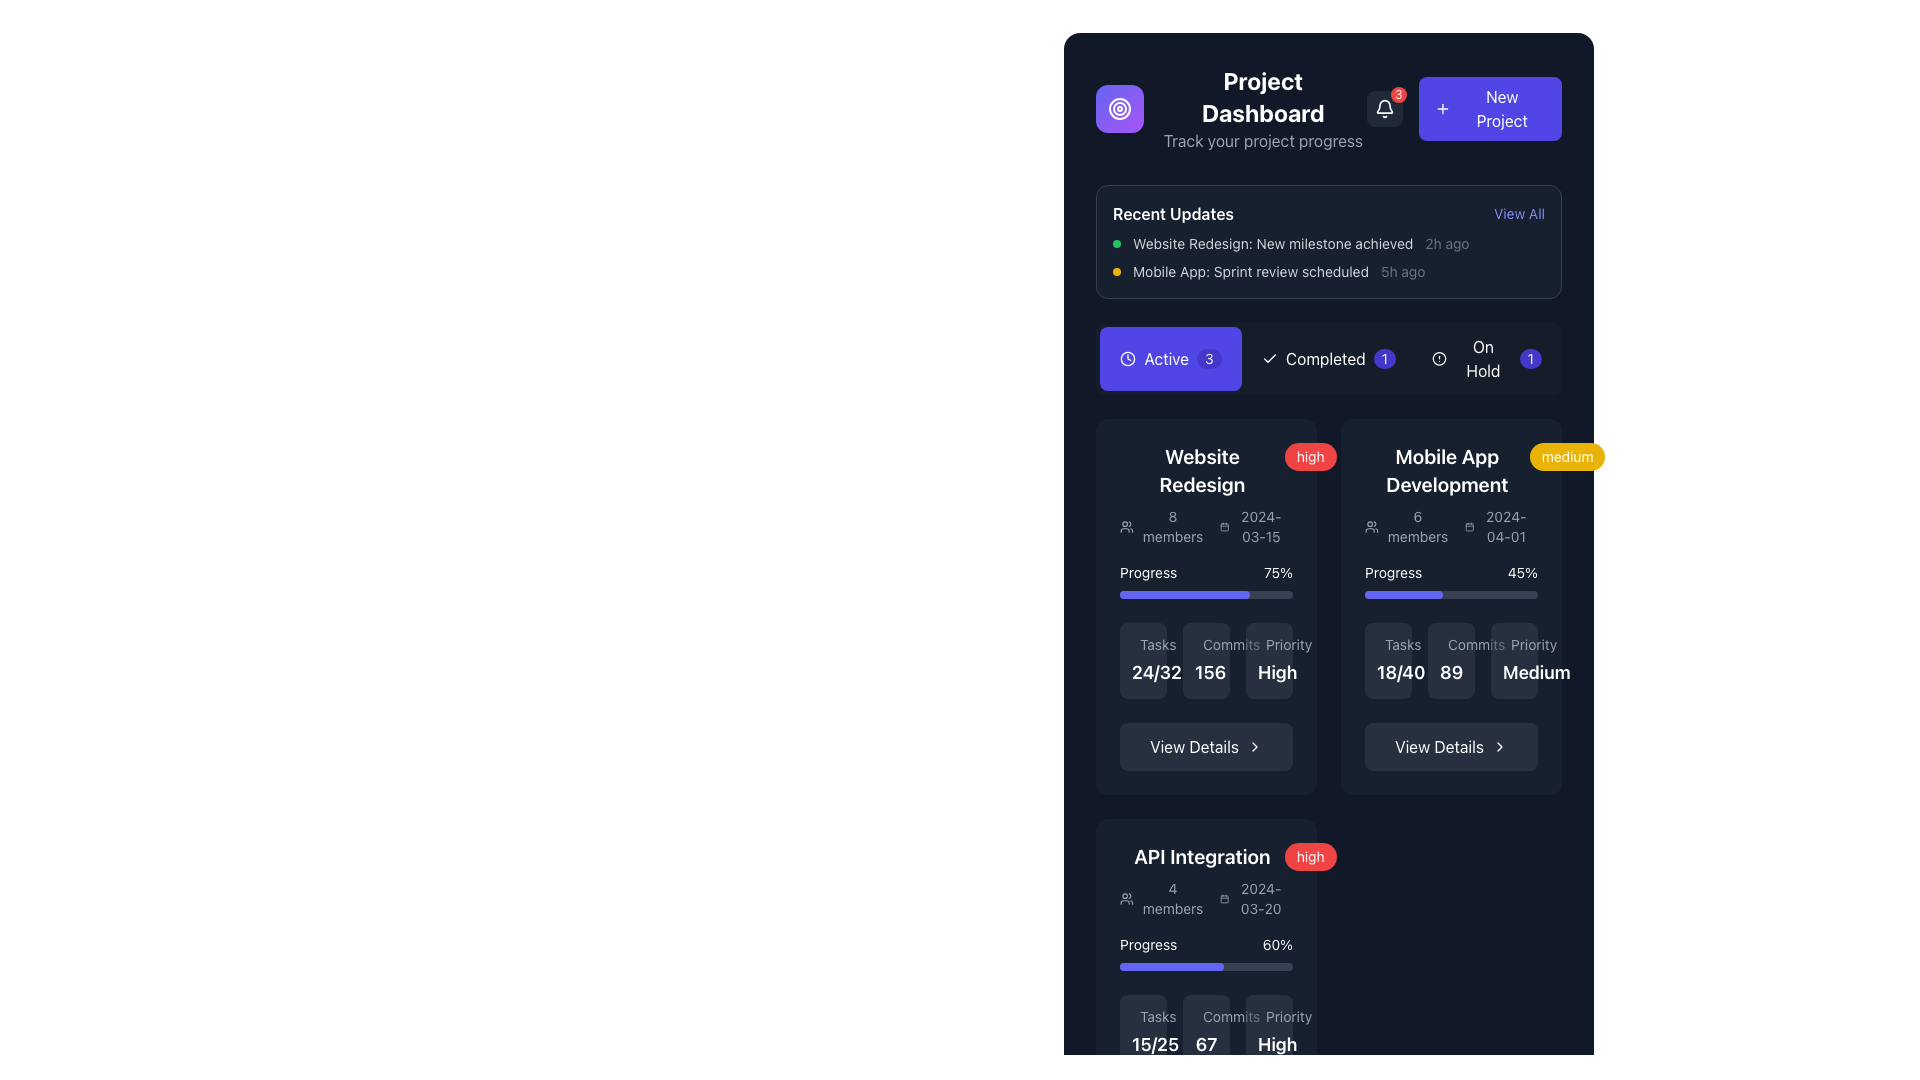 Image resolution: width=1920 pixels, height=1080 pixels. I want to click on the button located at the bottom of the 'Website Redesign' card, so click(1205, 747).